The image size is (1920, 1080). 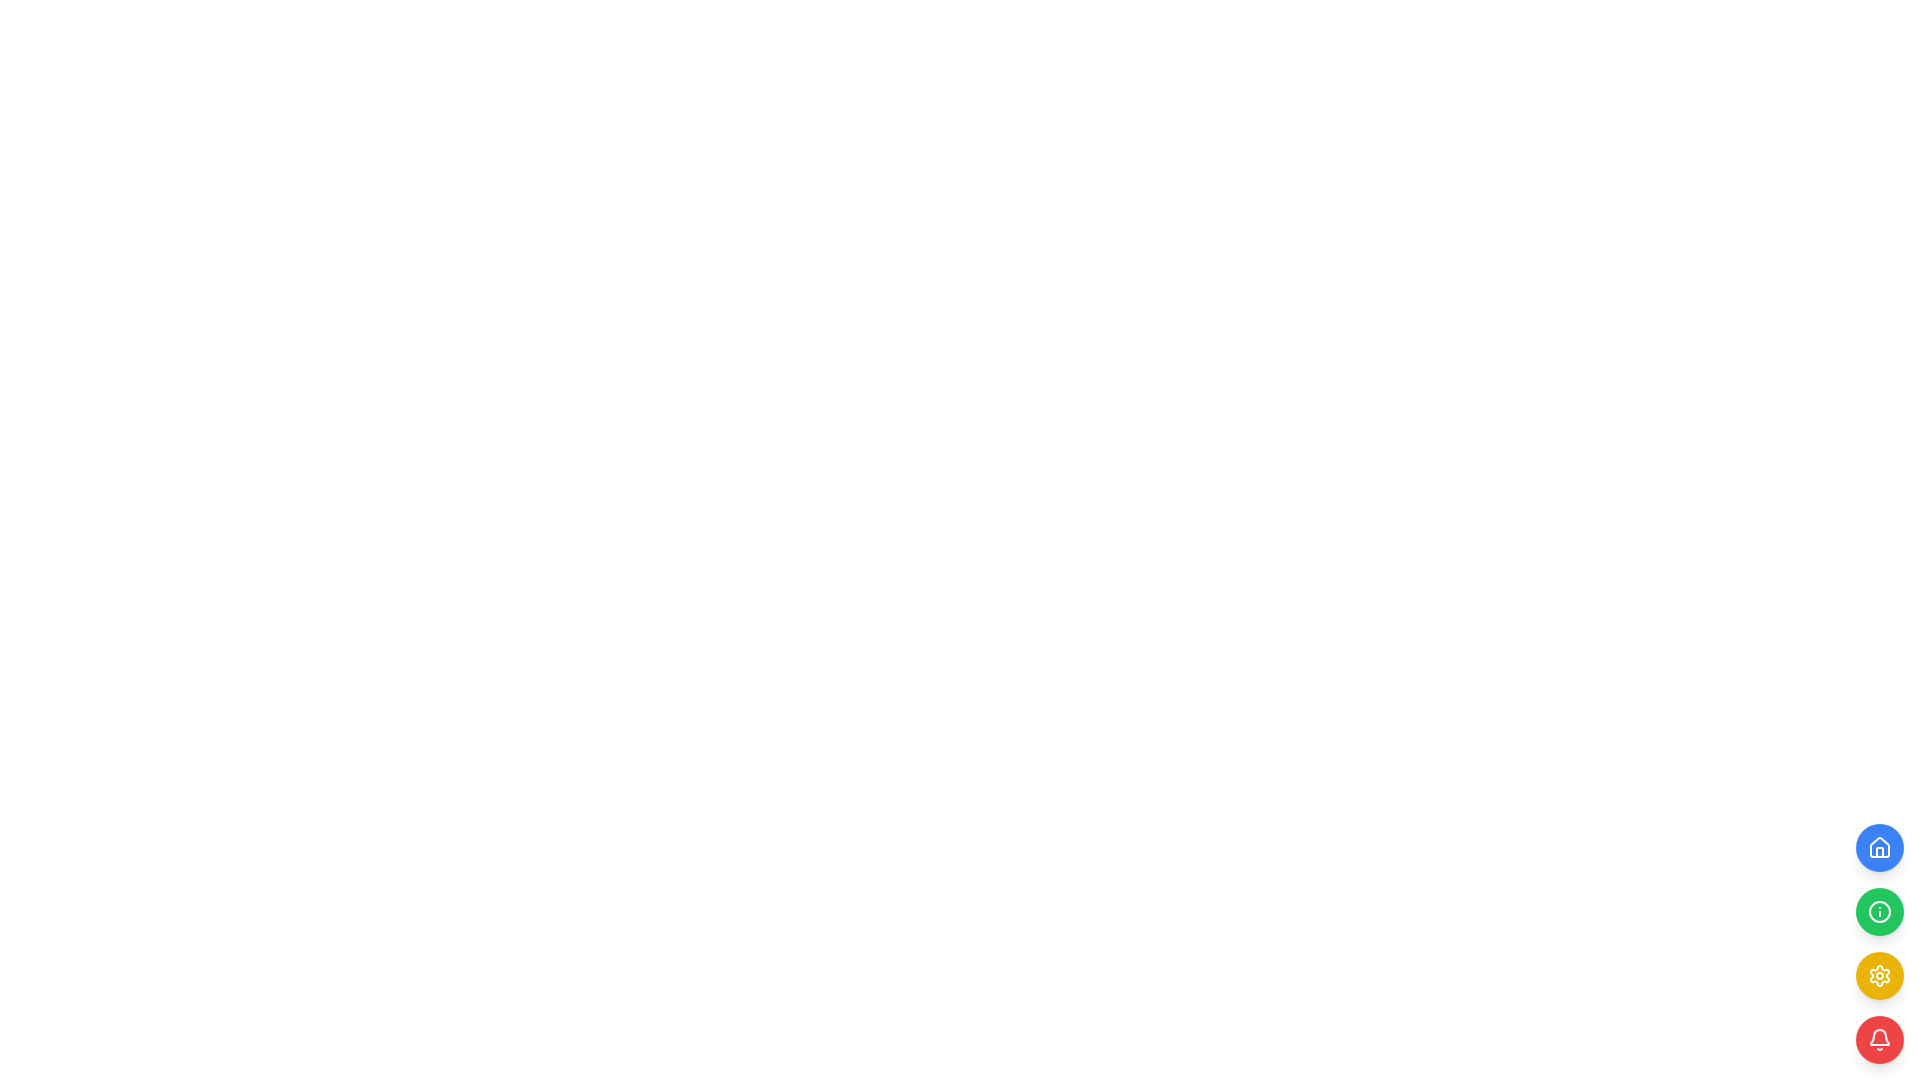 I want to click on the blue rounded button at the top of the vertical button row on the right side, so click(x=1879, y=848).